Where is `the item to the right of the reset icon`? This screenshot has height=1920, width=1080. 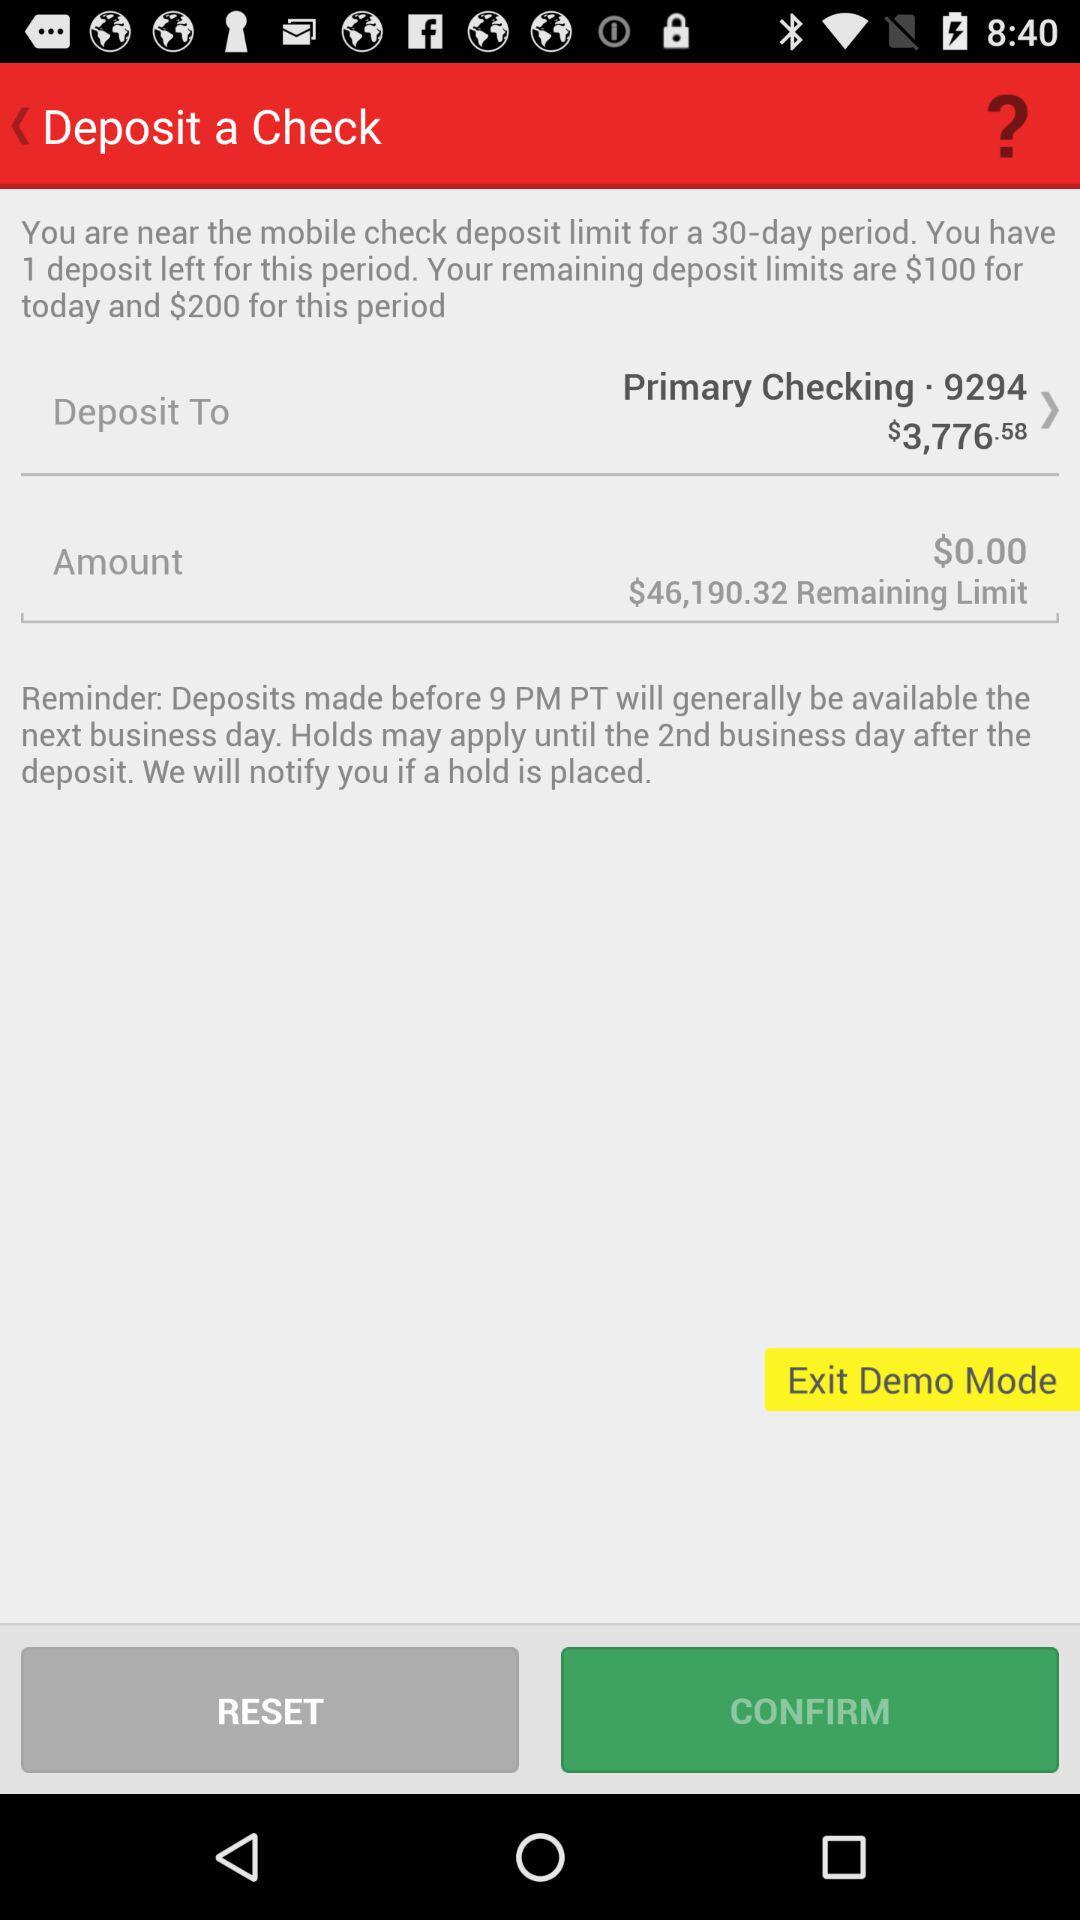
the item to the right of the reset icon is located at coordinates (810, 1708).